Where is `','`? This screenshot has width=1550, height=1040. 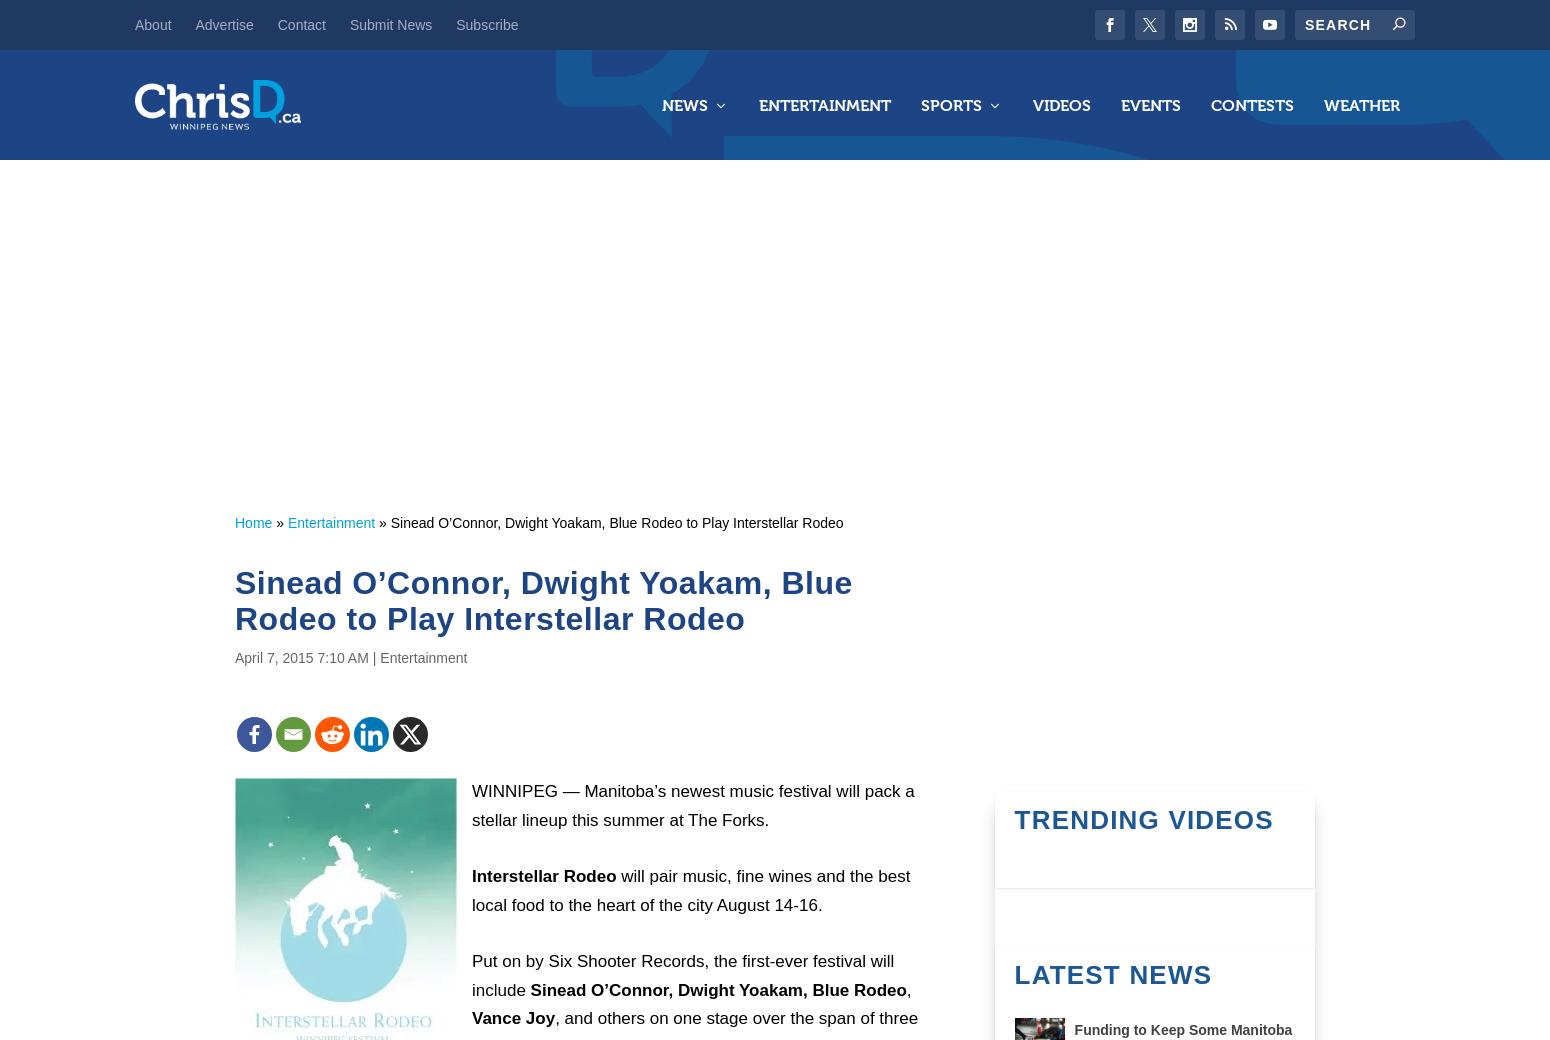
',' is located at coordinates (905, 988).